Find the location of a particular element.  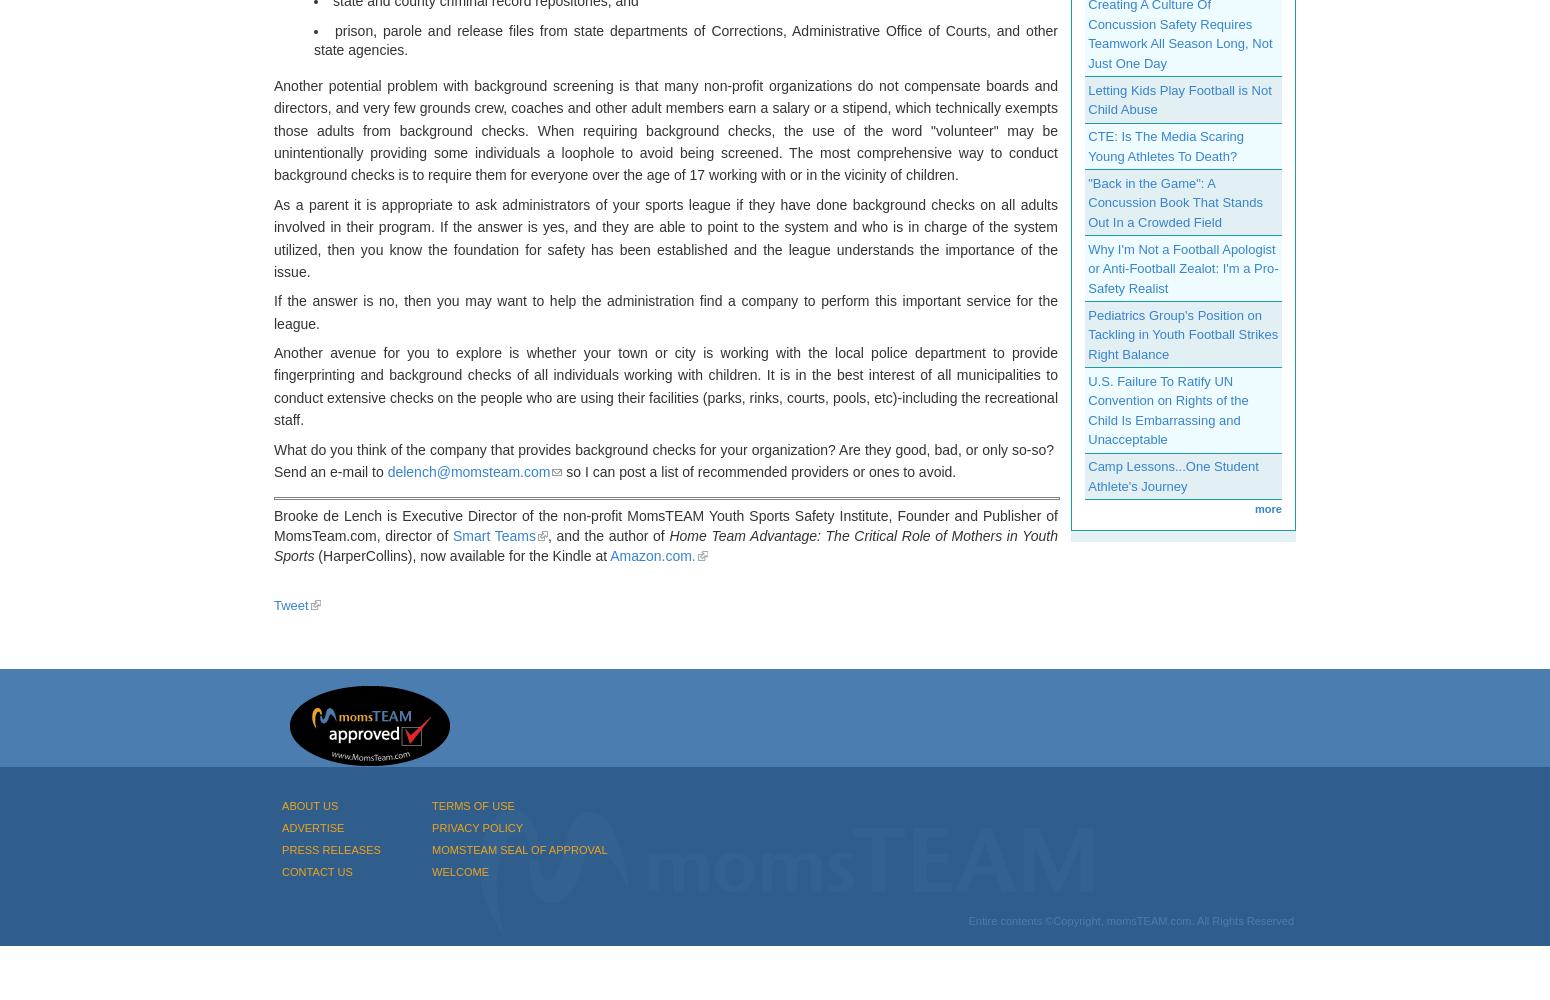

'delench@momsteam.com' is located at coordinates (386, 471).